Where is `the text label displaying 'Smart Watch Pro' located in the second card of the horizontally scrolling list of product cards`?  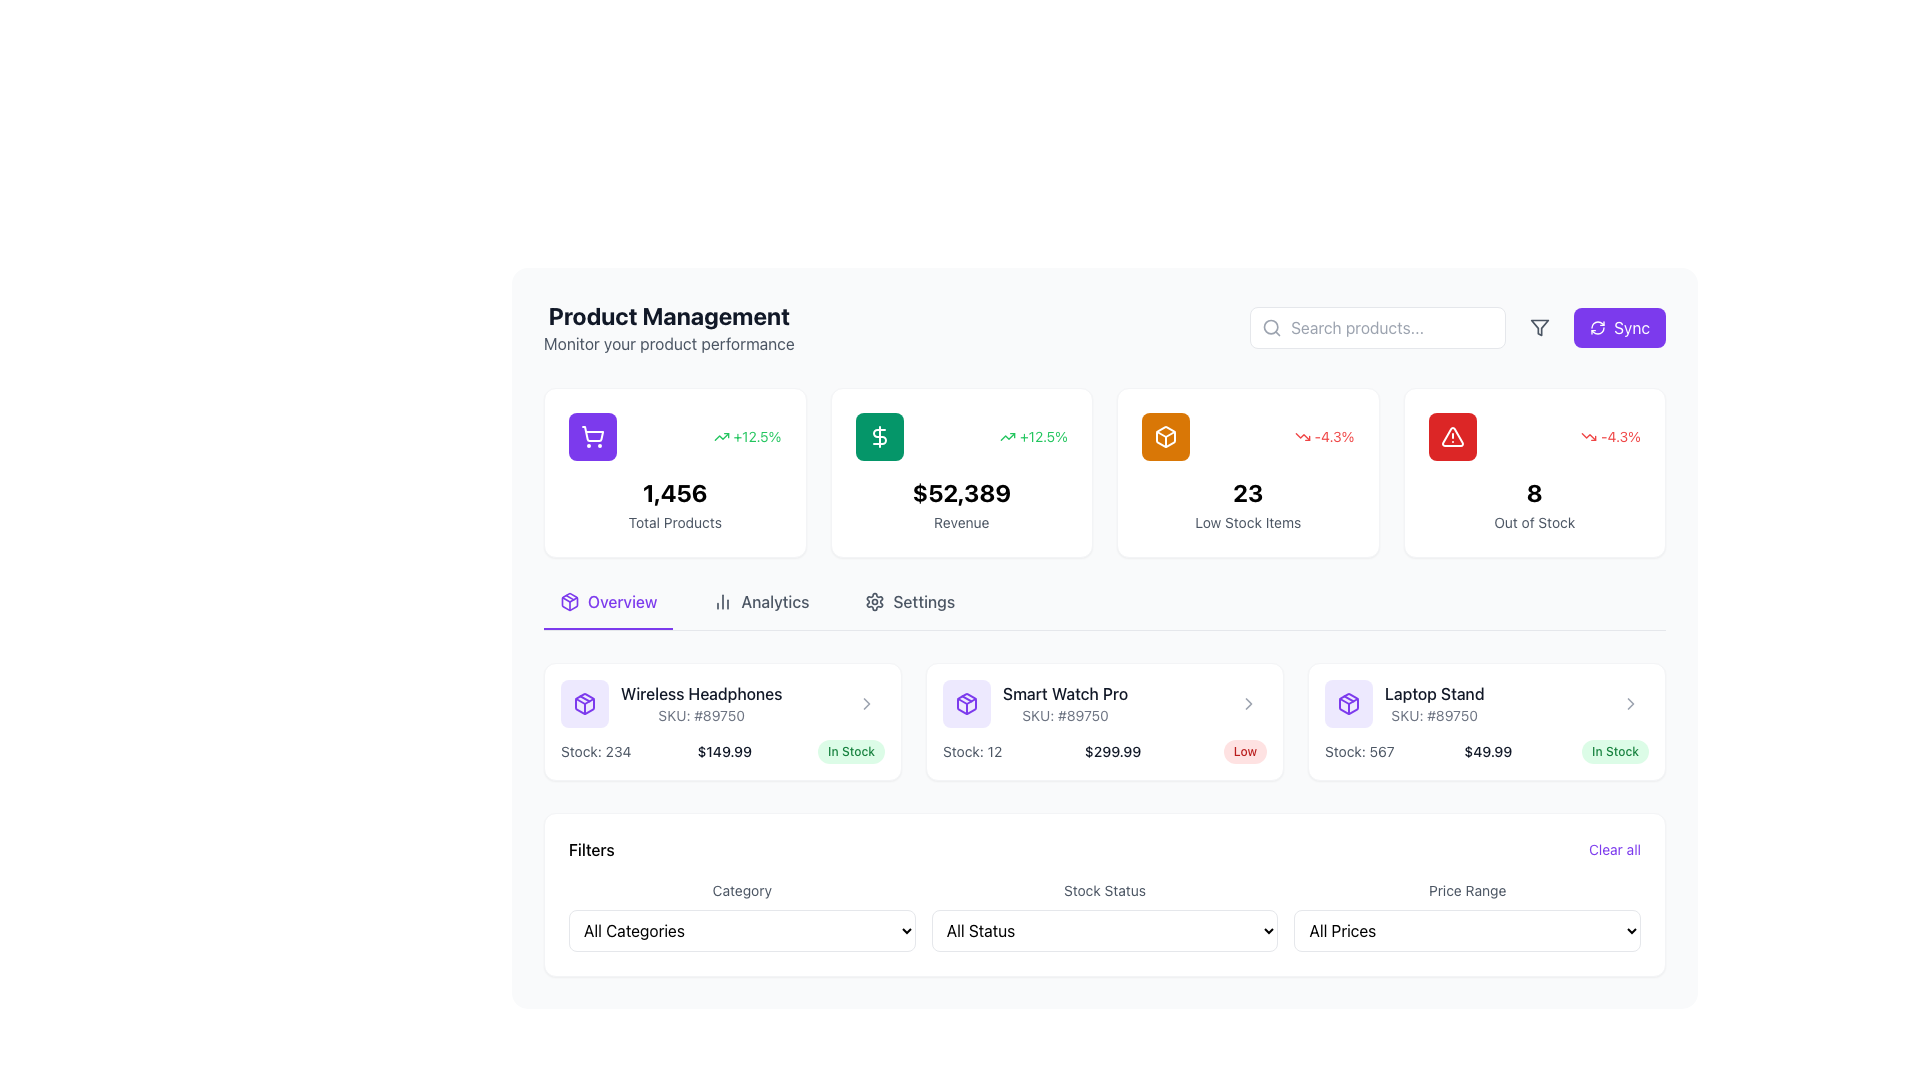
the text label displaying 'Smart Watch Pro' located in the second card of the horizontally scrolling list of product cards is located at coordinates (1064, 693).